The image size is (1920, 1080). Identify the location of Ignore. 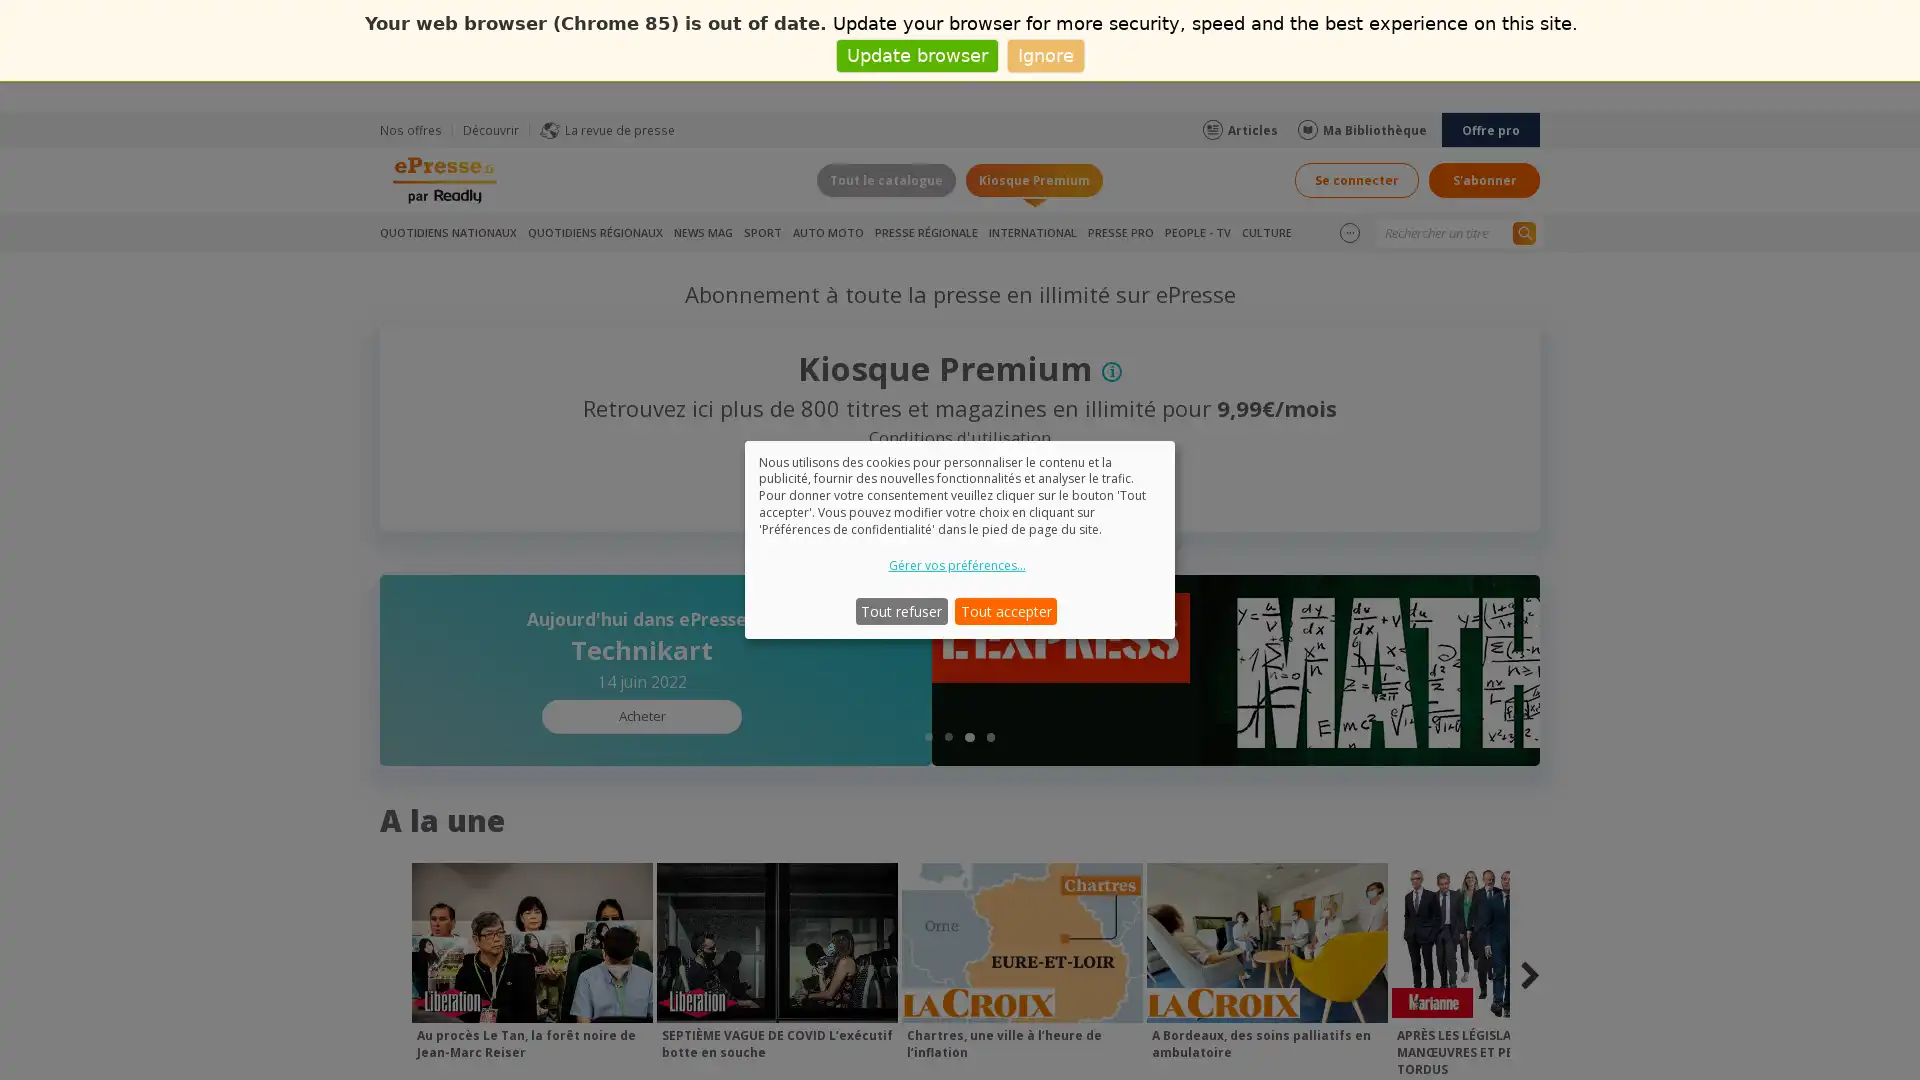
(1044, 54).